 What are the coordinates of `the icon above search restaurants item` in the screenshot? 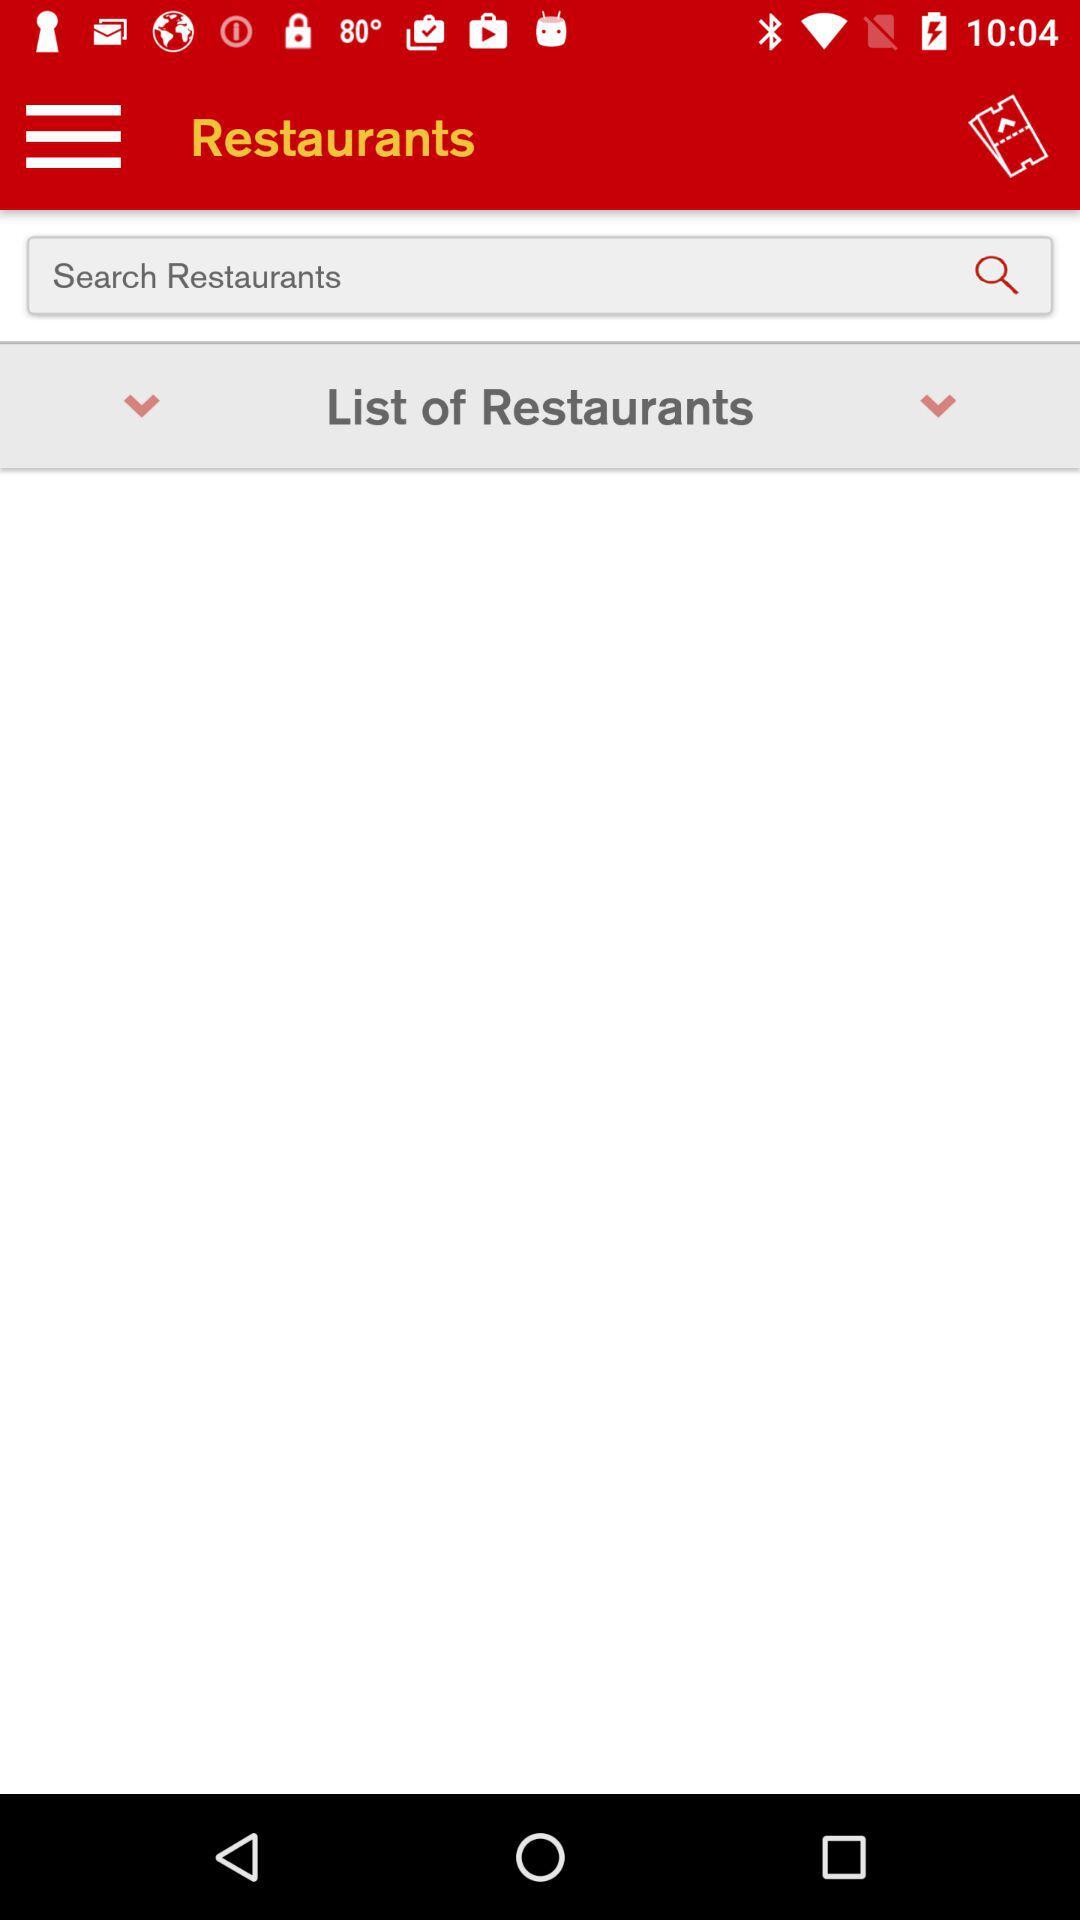 It's located at (1008, 135).